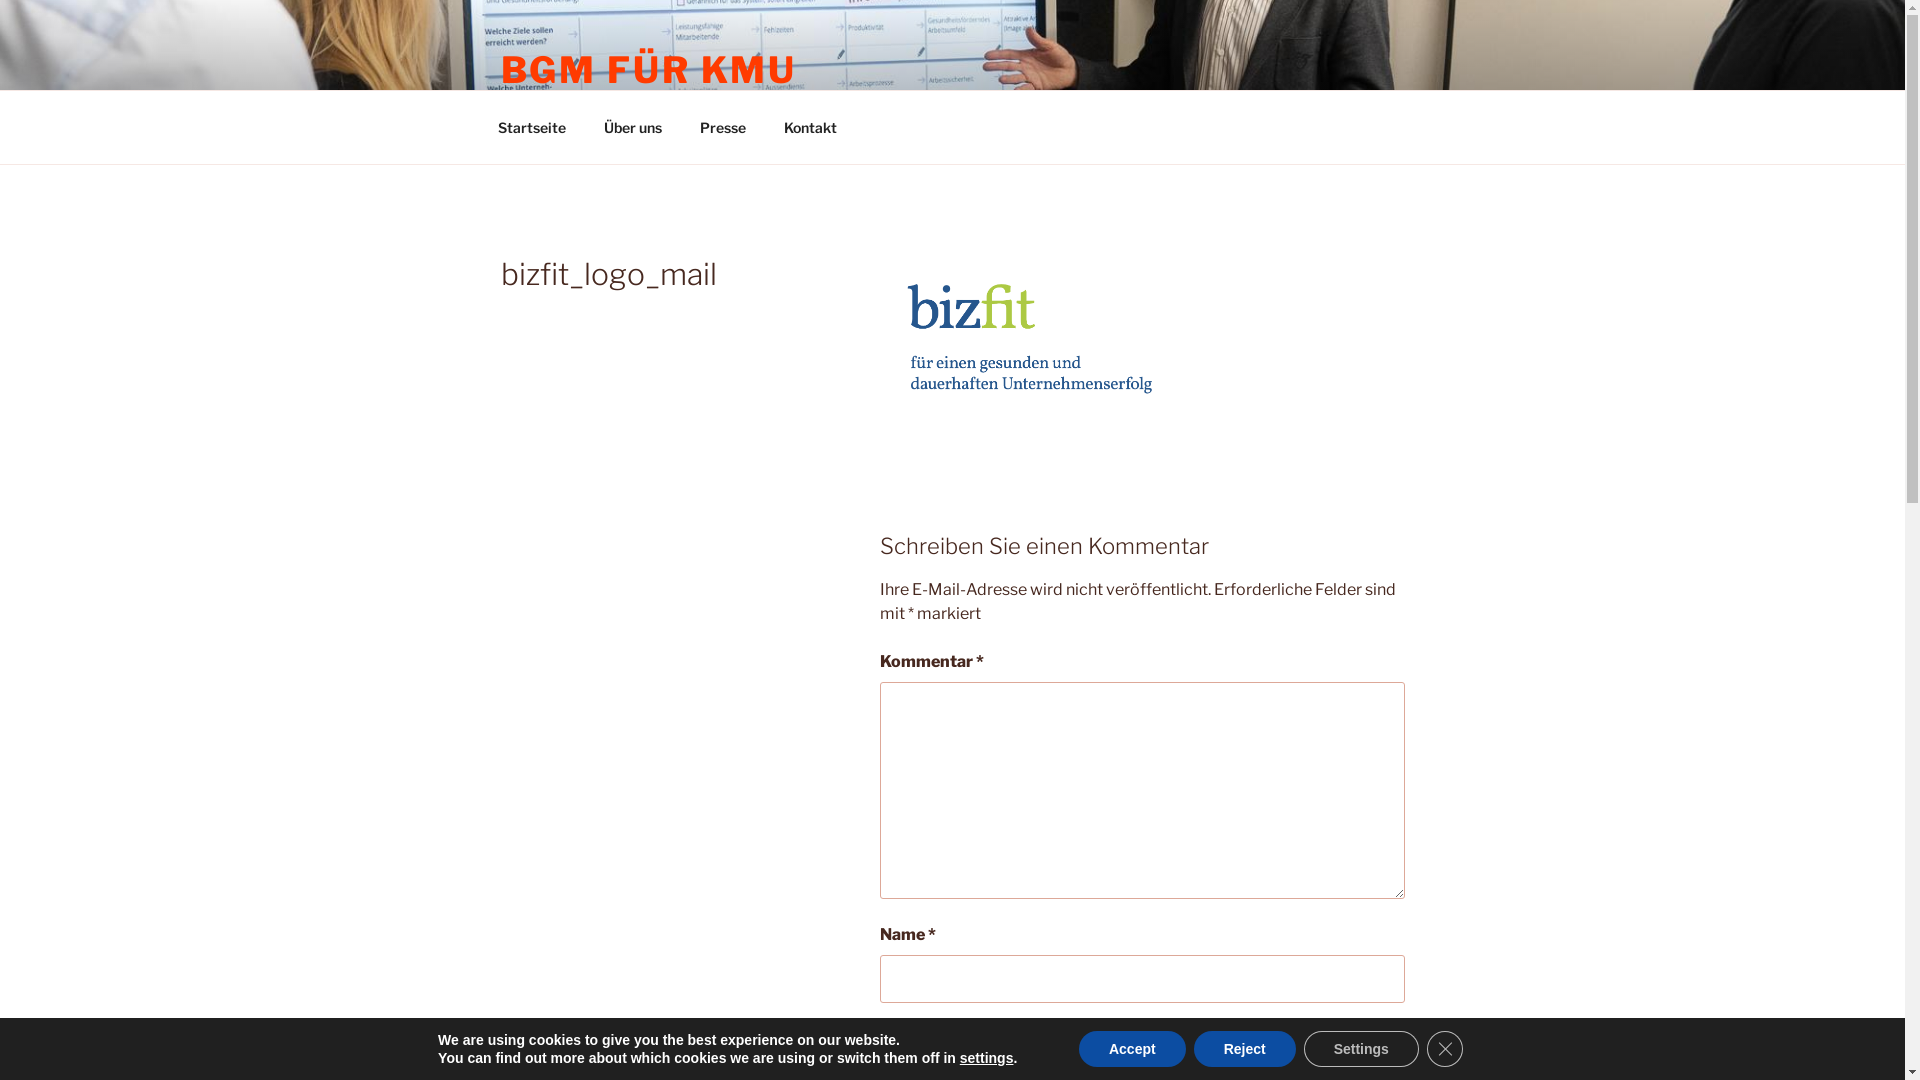 The image size is (1920, 1080). What do you see at coordinates (810, 127) in the screenshot?
I see `'Kontakt'` at bounding box center [810, 127].